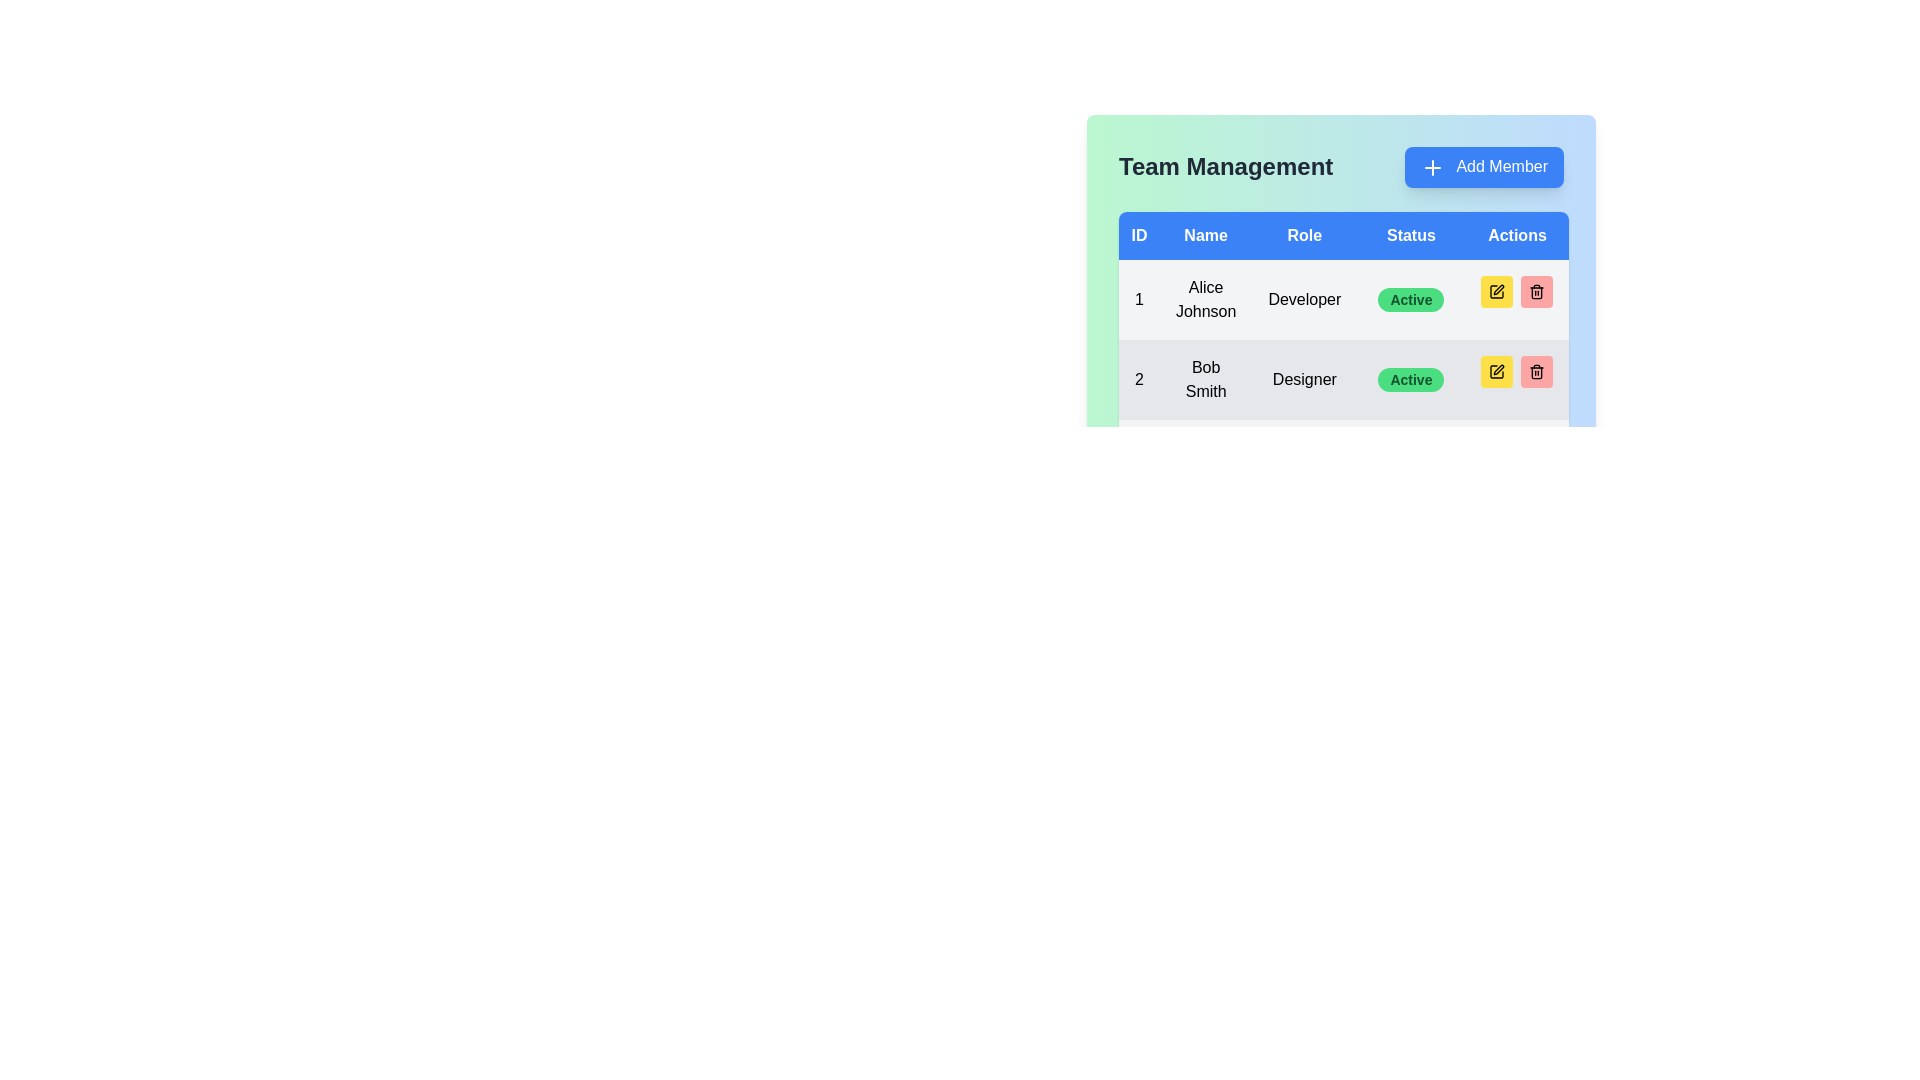 The width and height of the screenshot is (1920, 1080). I want to click on the edit Icon button located in the first position of the Actions column for the second row of the table, which is aligned with the Designer role and the Active status indicator, so click(1497, 371).